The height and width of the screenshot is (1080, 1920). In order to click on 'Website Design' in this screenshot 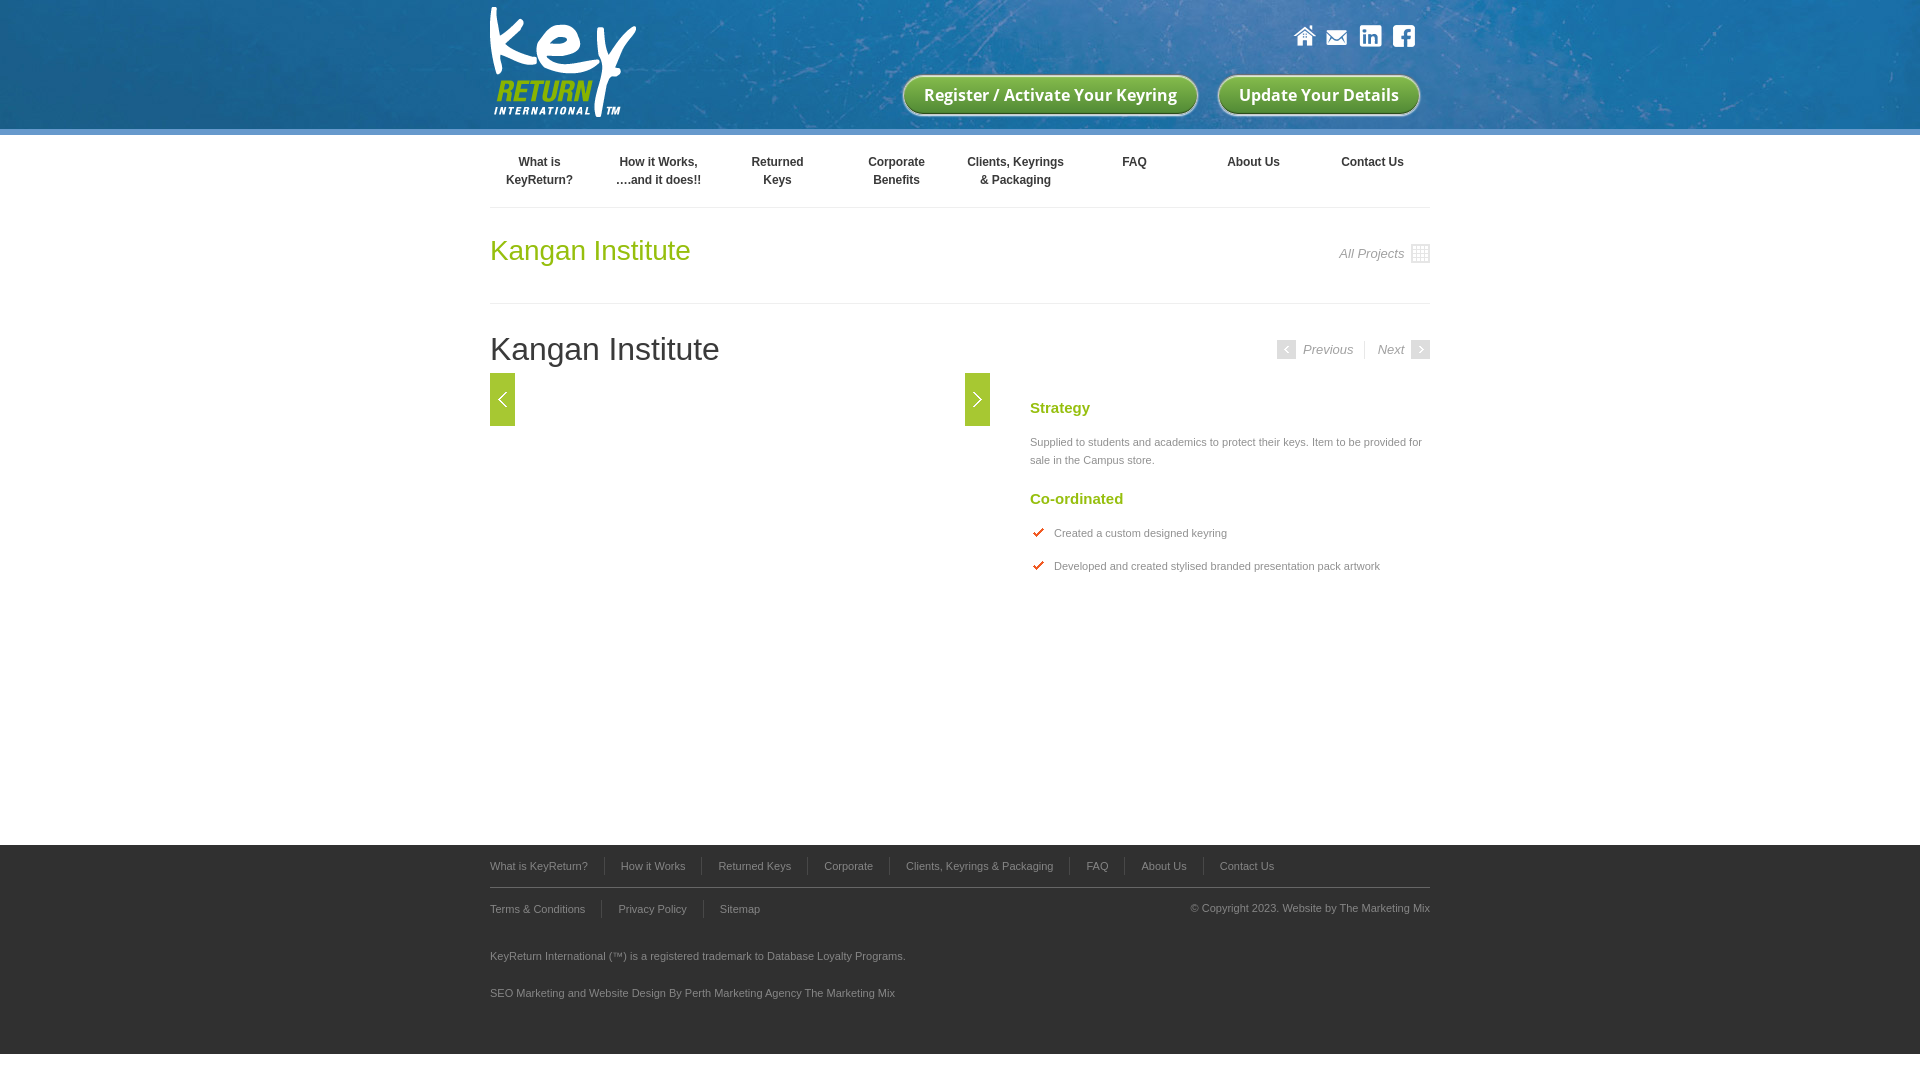, I will do `click(626, 992)`.